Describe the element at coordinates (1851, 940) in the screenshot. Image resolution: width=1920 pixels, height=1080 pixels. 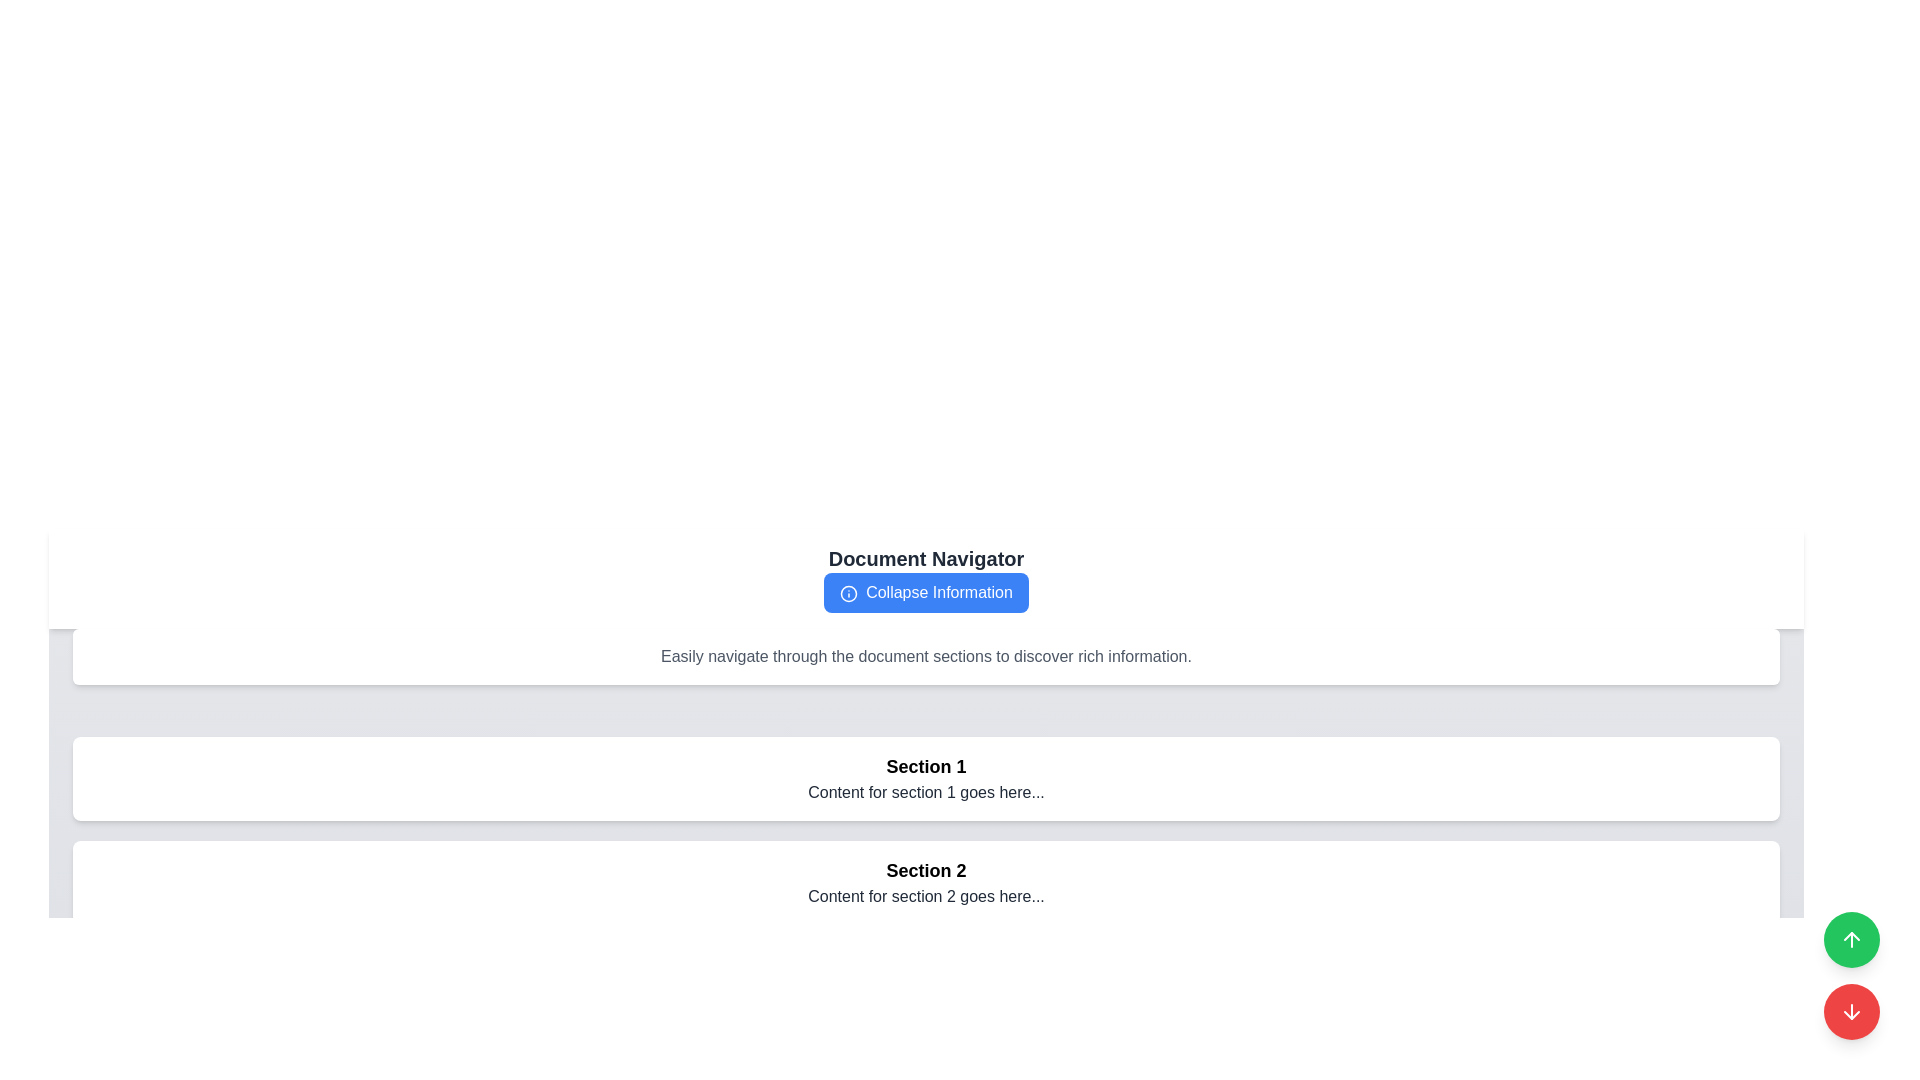
I see `the green circular button with an upward arrow located at the bottom-right corner of the interface to trigger tooltip or visual feedback` at that location.